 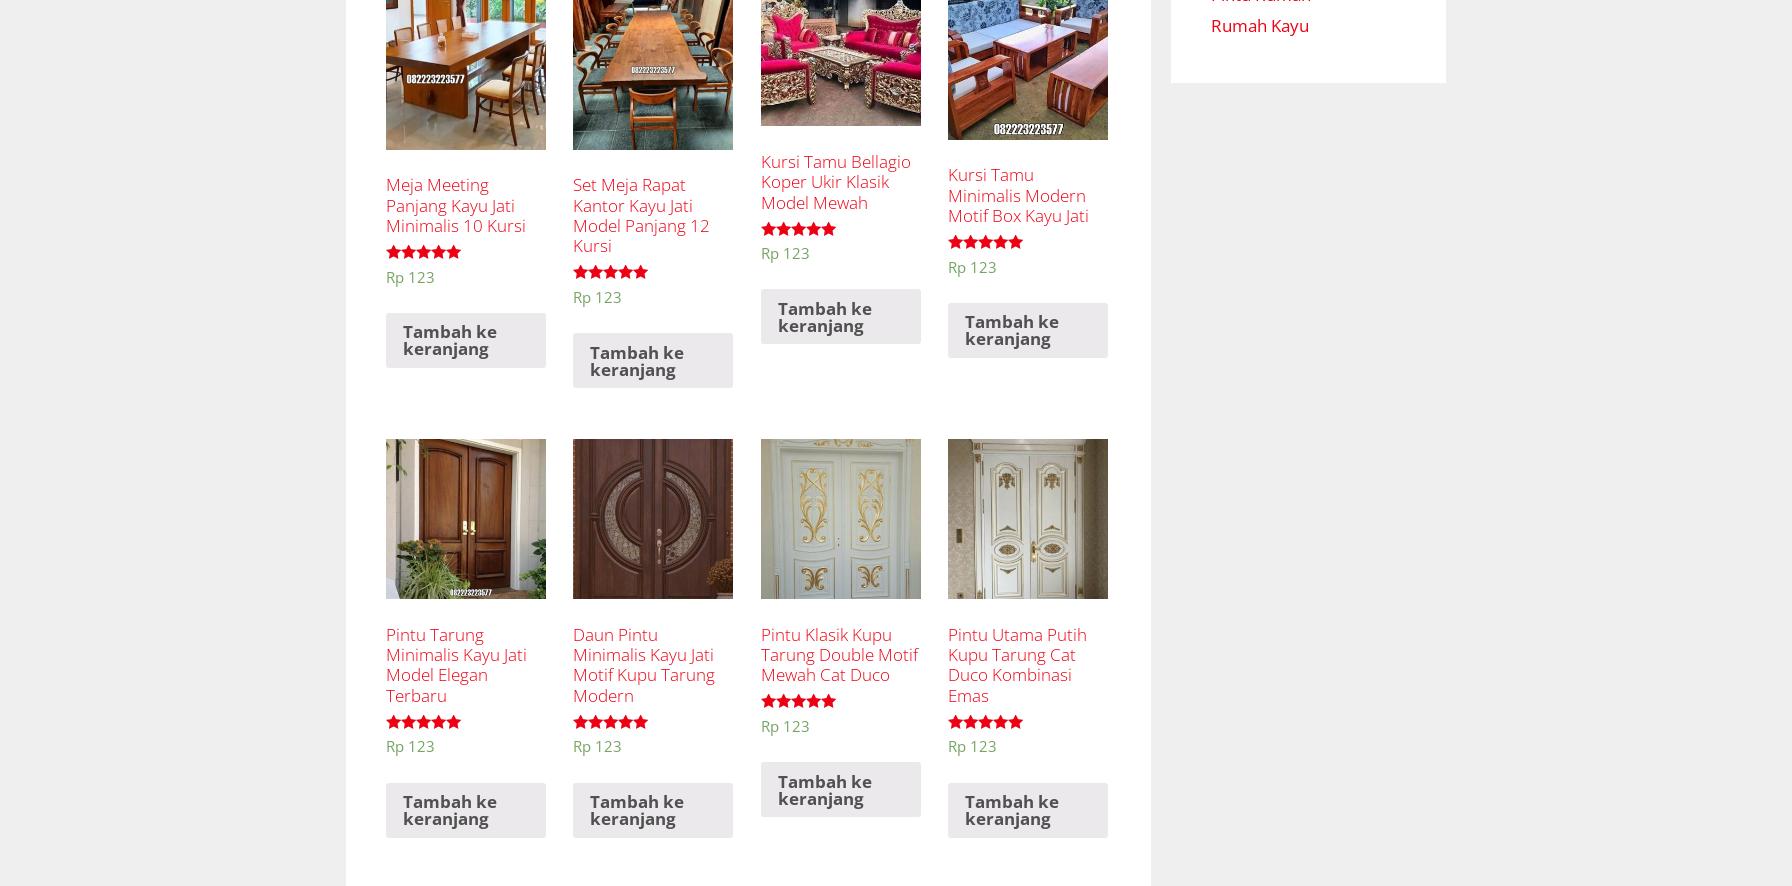 What do you see at coordinates (759, 181) in the screenshot?
I see `'Kursi Tamu Bellagio Koper Ukir Klasik Model Mewah'` at bounding box center [759, 181].